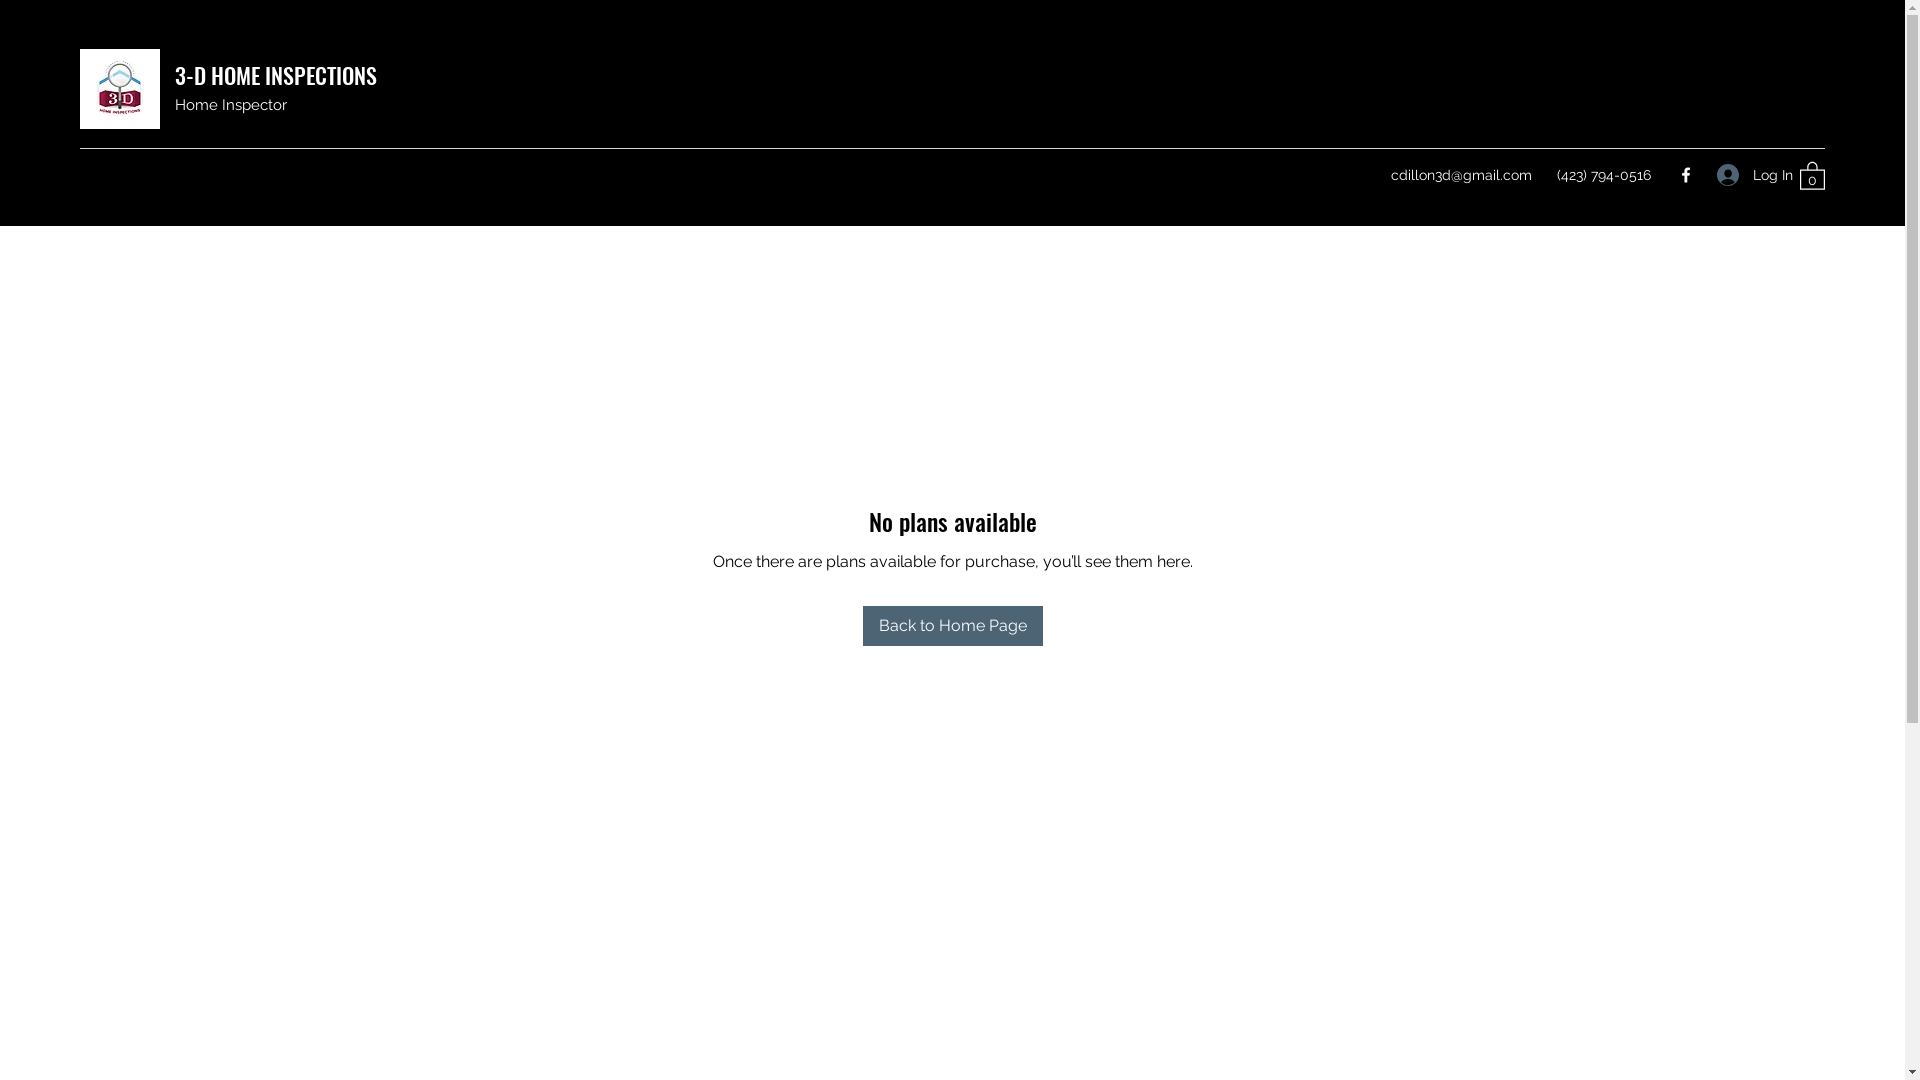 This screenshot has width=1920, height=1080. I want to click on '3-D HOME INSPECTIONS', so click(274, 73).